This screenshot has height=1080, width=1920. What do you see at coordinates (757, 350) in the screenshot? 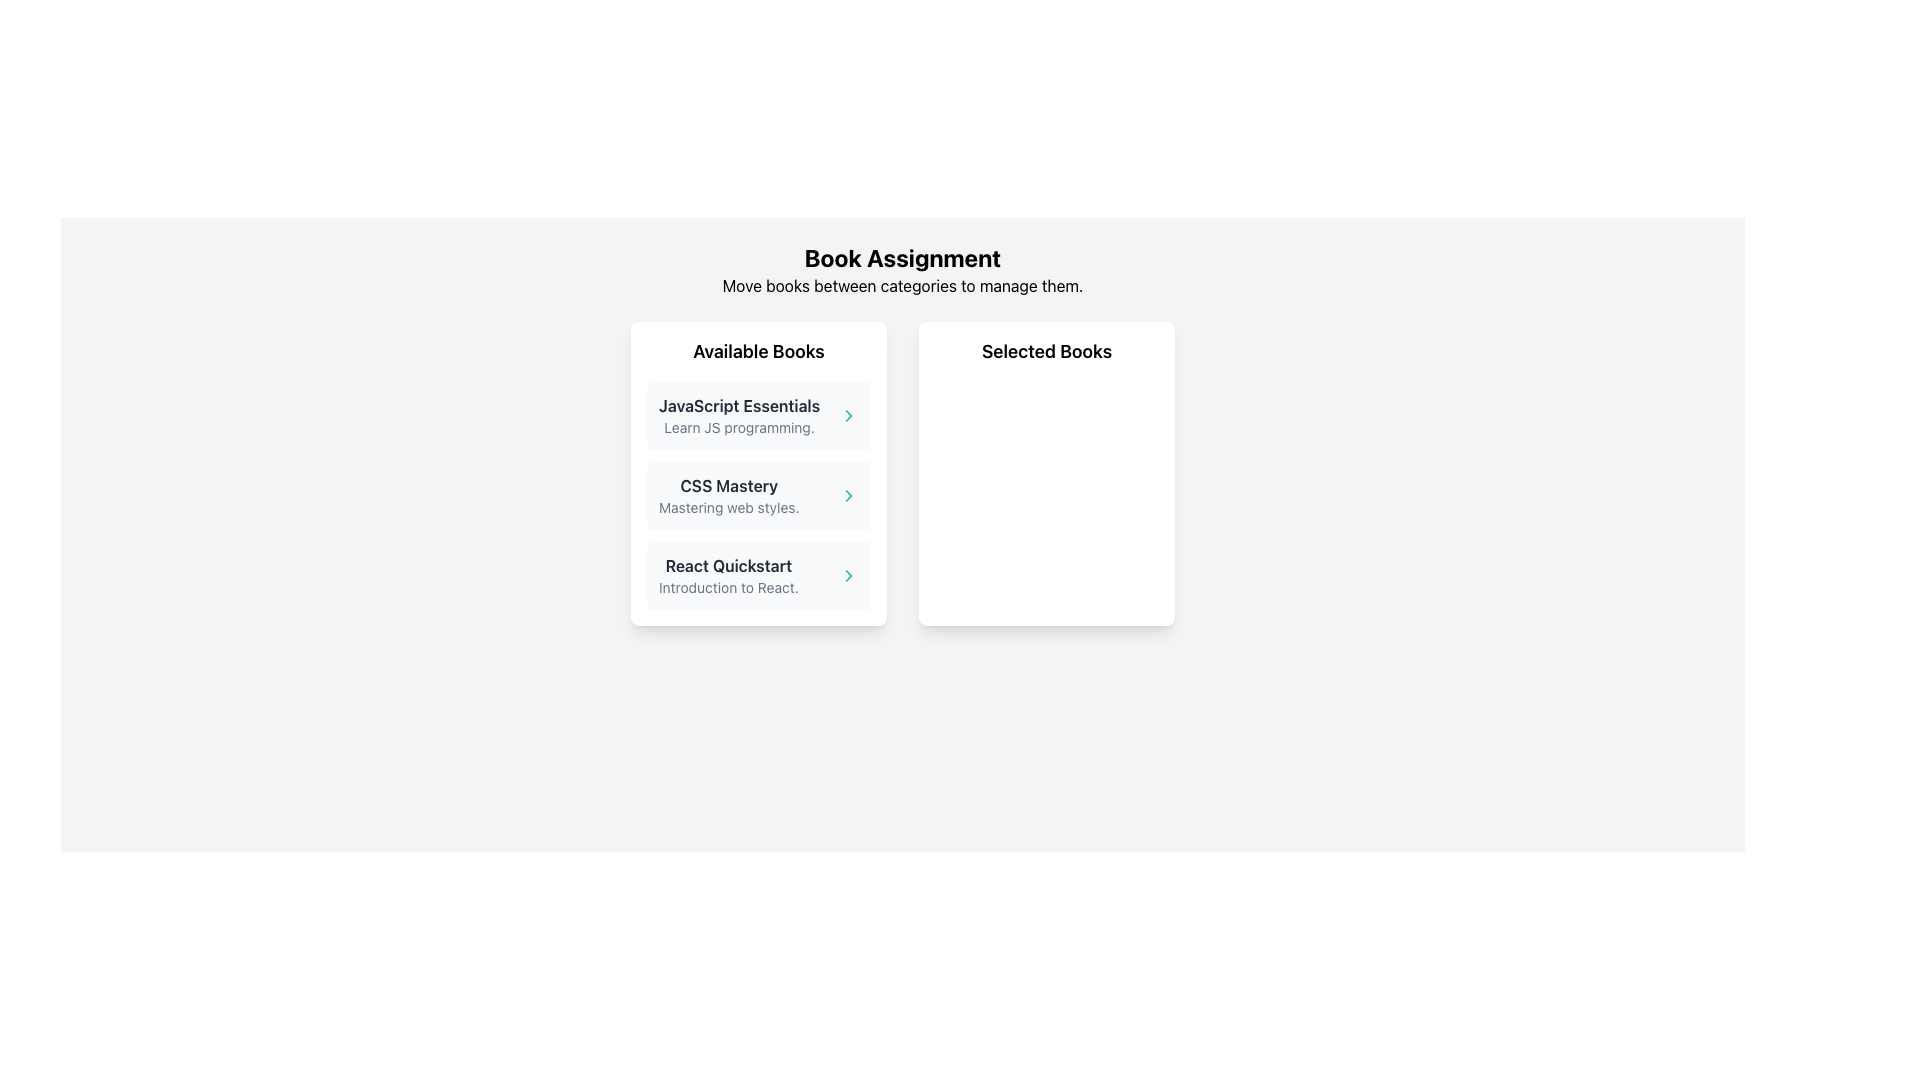
I see `the Text Label that serves as a title or header for the section listing 'Available Books'` at bounding box center [757, 350].